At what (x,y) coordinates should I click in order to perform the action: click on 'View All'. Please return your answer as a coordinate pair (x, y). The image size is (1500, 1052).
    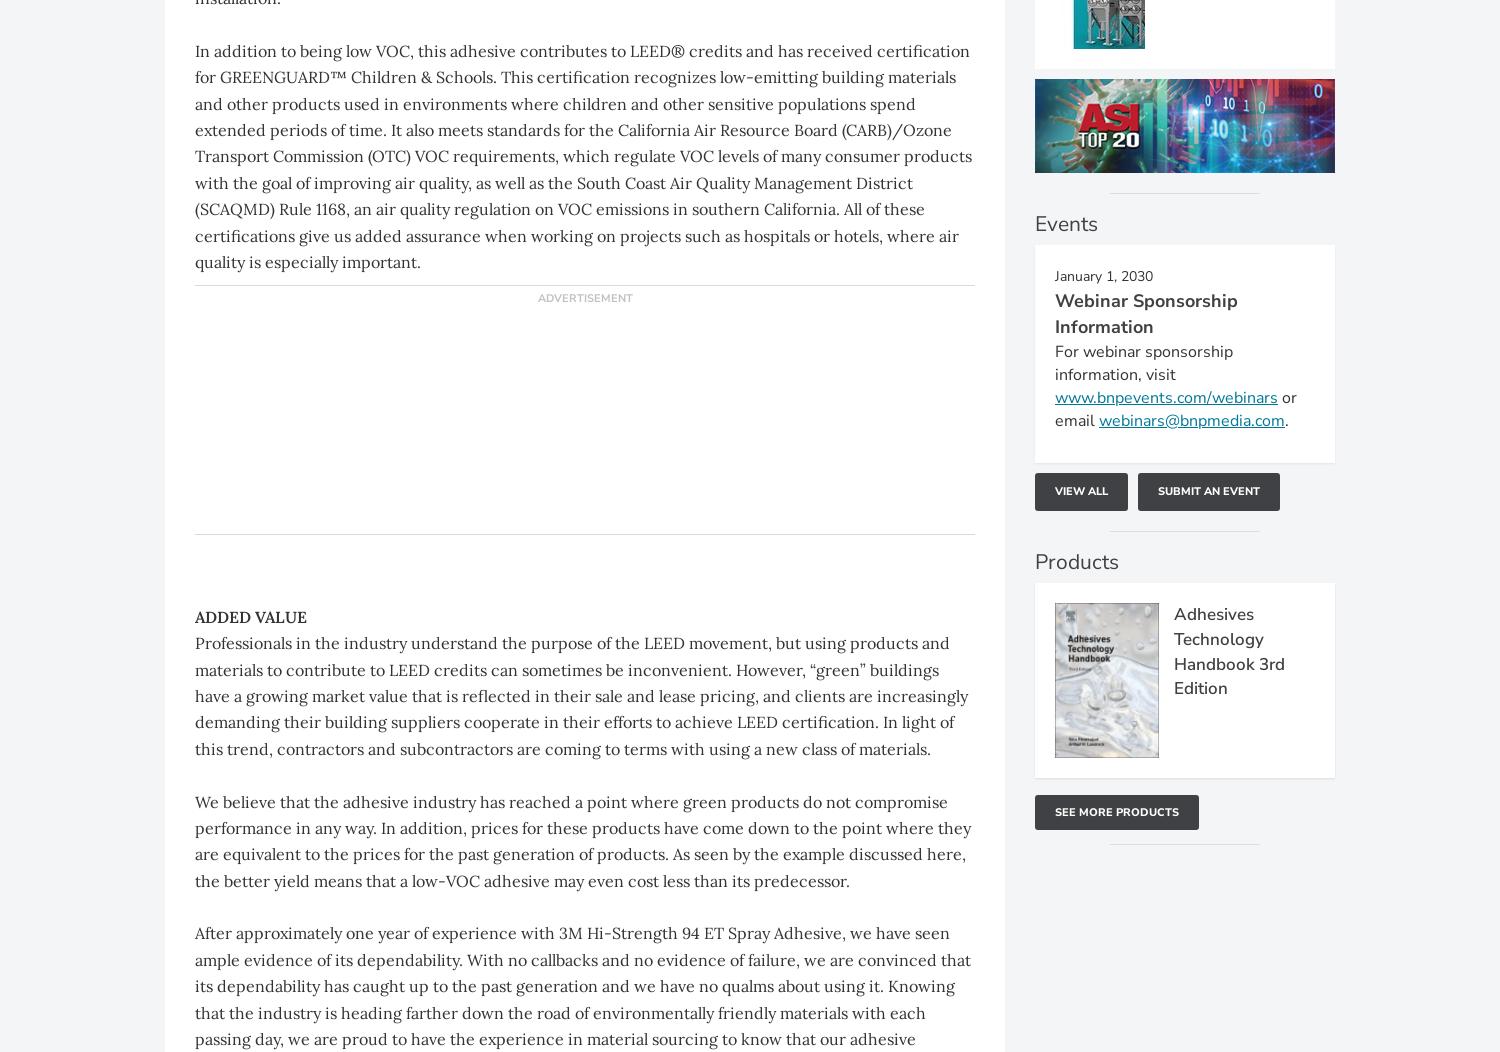
    Looking at the image, I should click on (1080, 490).